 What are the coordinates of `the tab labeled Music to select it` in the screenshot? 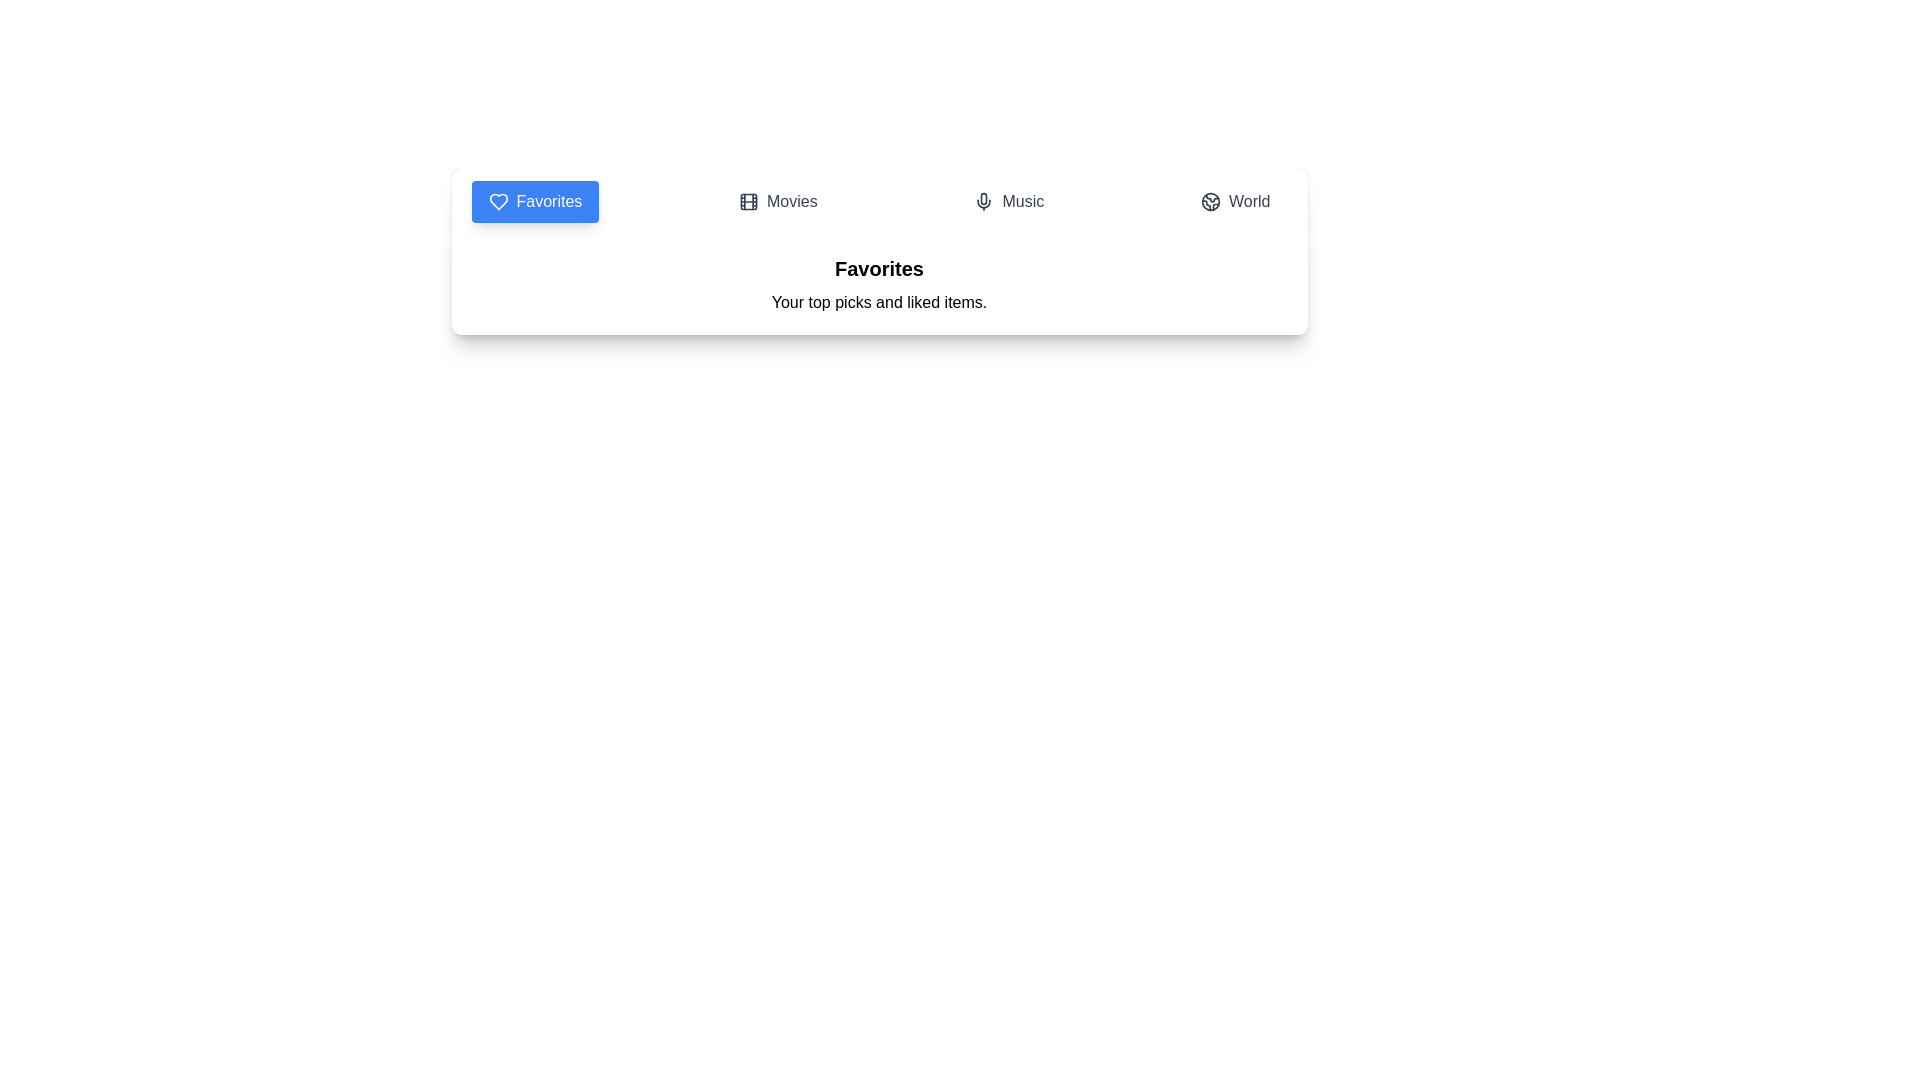 It's located at (1009, 201).